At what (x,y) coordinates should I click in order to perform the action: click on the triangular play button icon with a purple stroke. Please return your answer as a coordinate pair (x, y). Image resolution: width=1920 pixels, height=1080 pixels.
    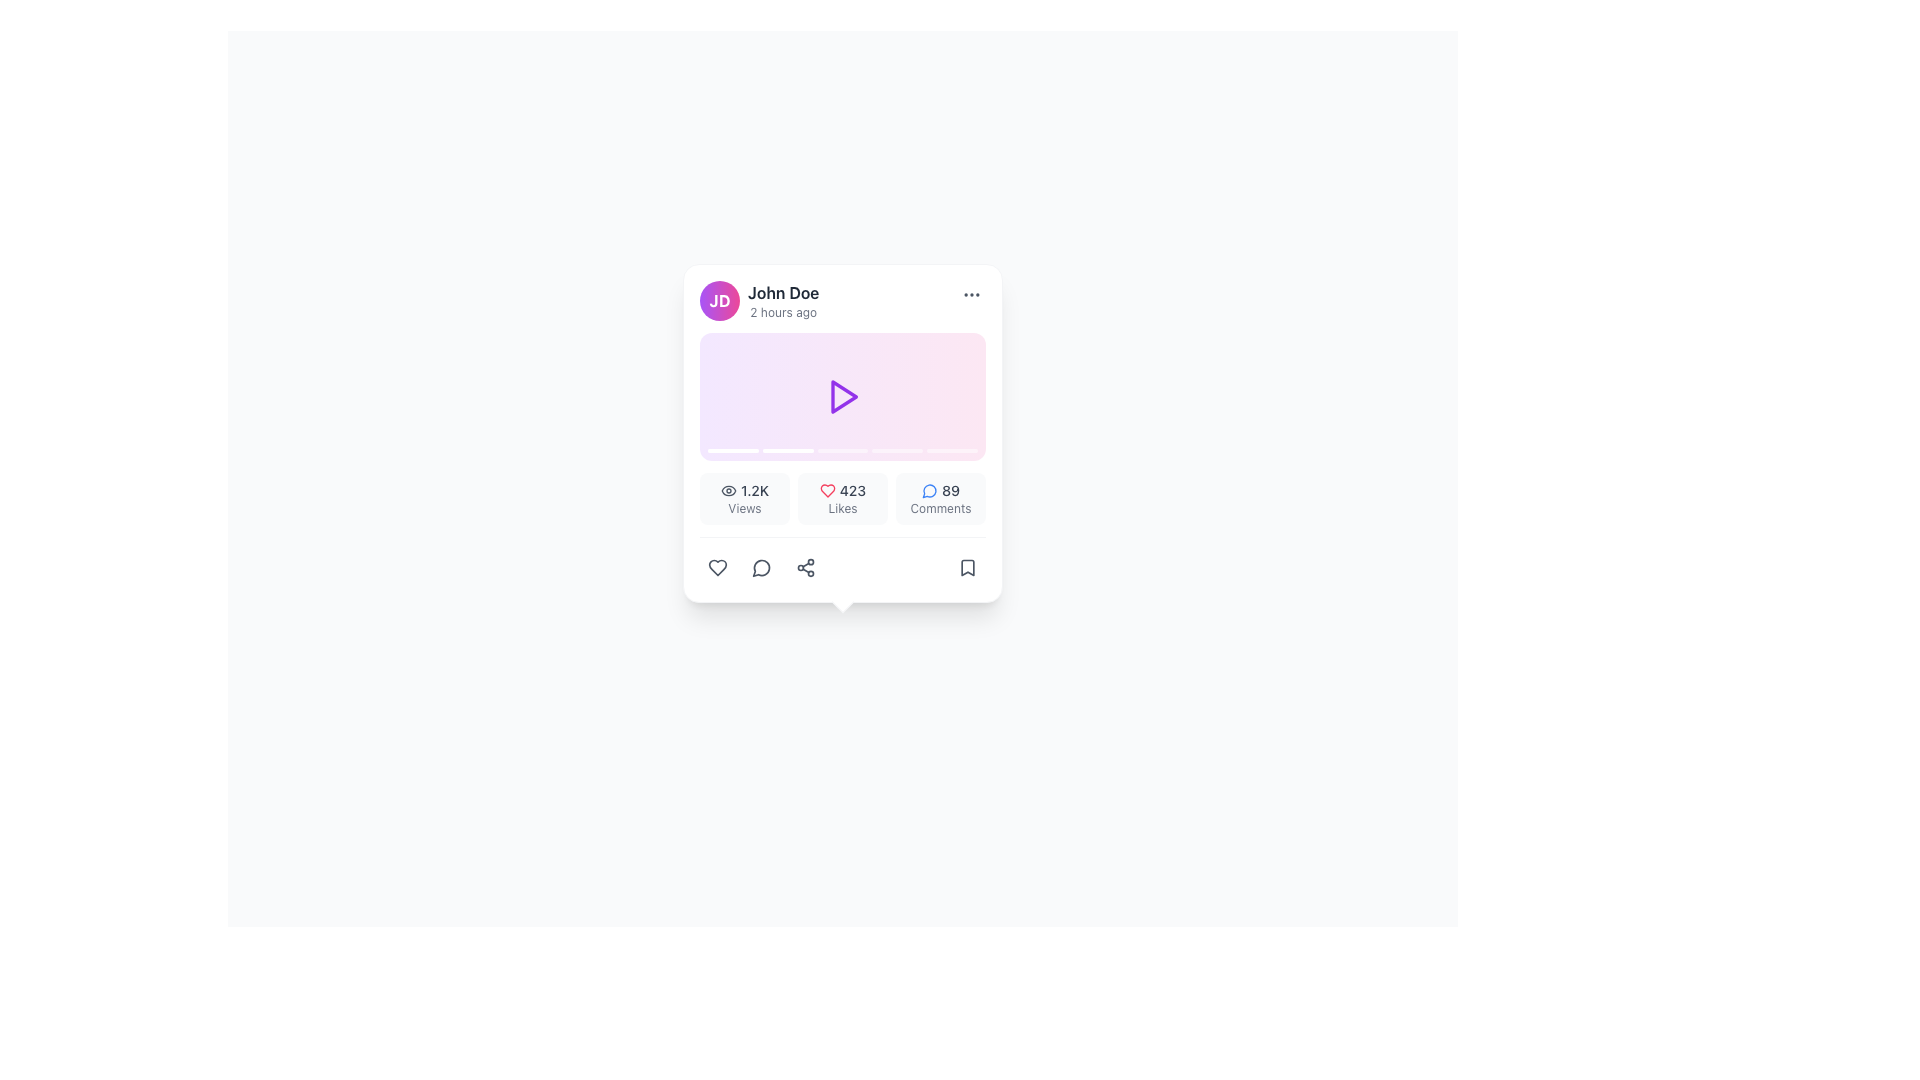
    Looking at the image, I should click on (843, 397).